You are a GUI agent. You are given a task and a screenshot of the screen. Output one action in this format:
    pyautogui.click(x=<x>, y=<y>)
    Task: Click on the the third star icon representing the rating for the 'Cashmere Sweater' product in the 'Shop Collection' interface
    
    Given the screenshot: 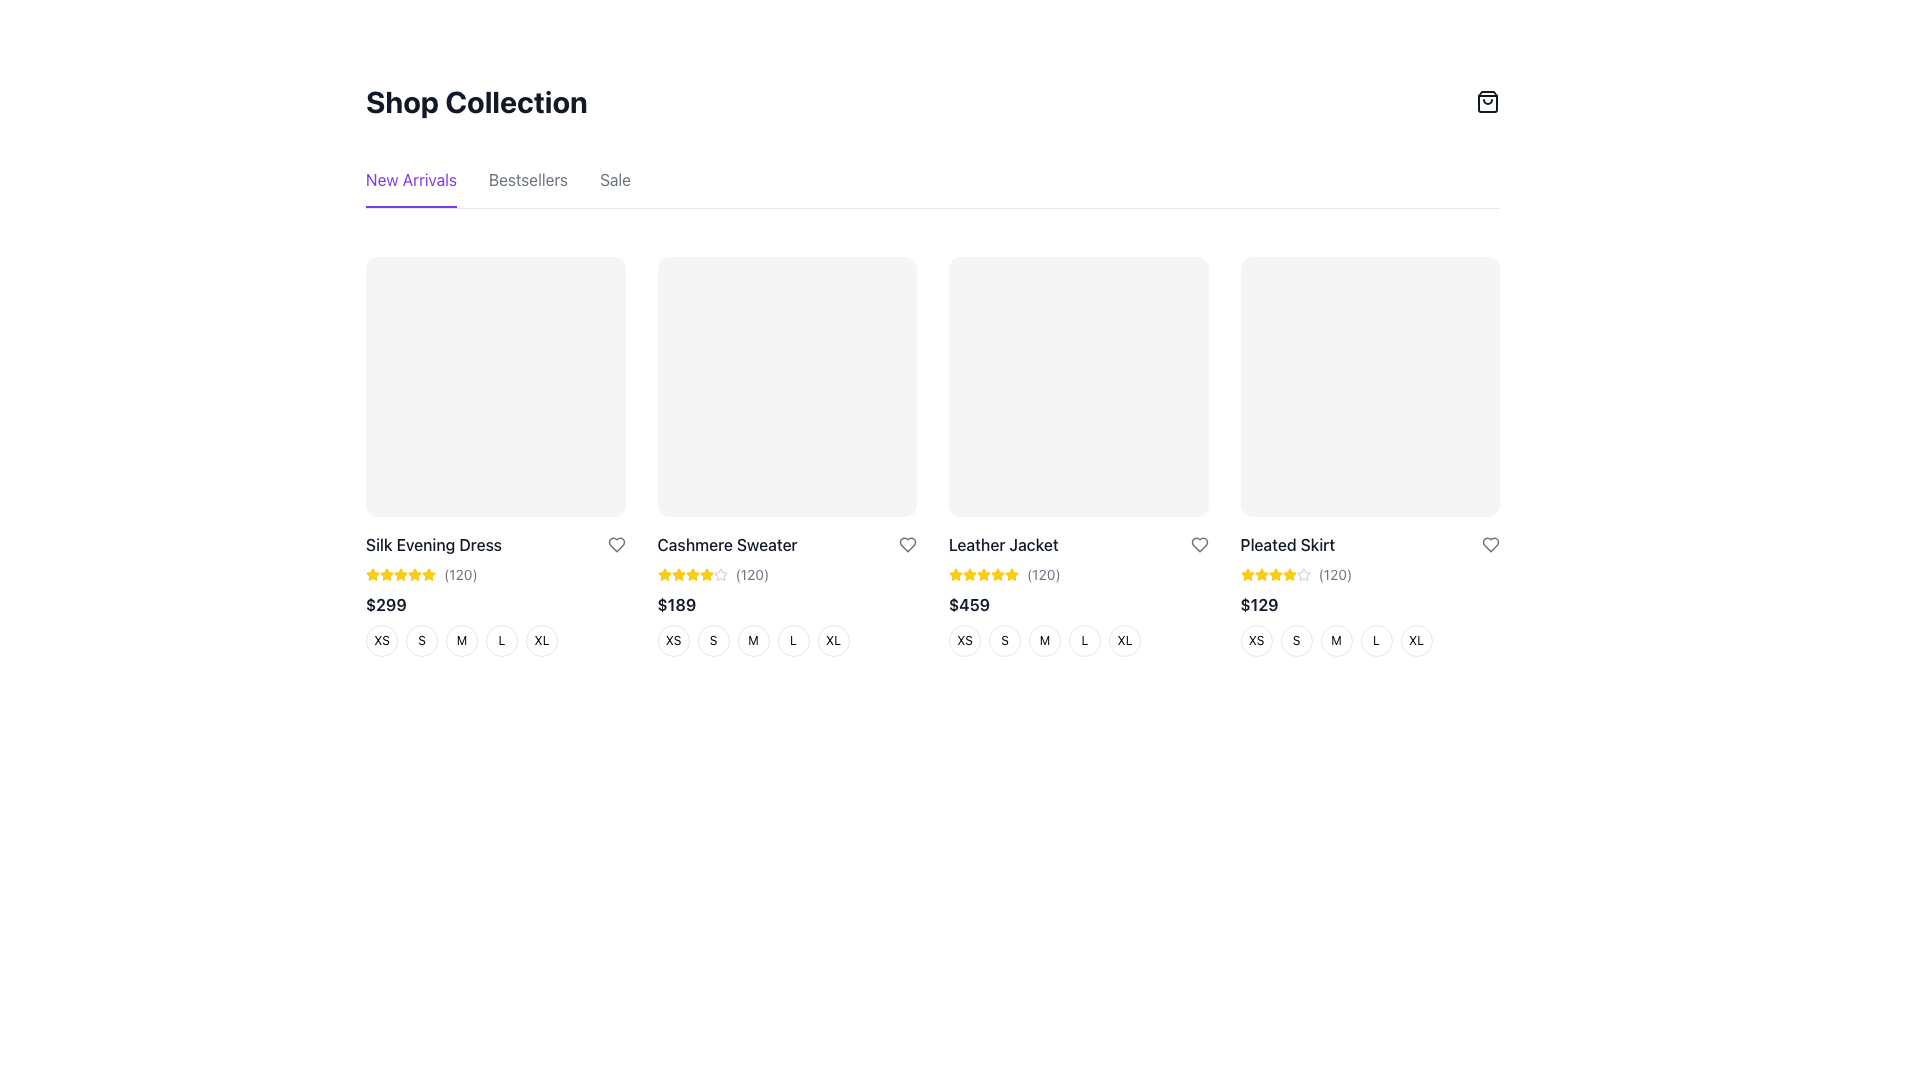 What is the action you would take?
    pyautogui.click(x=678, y=574)
    